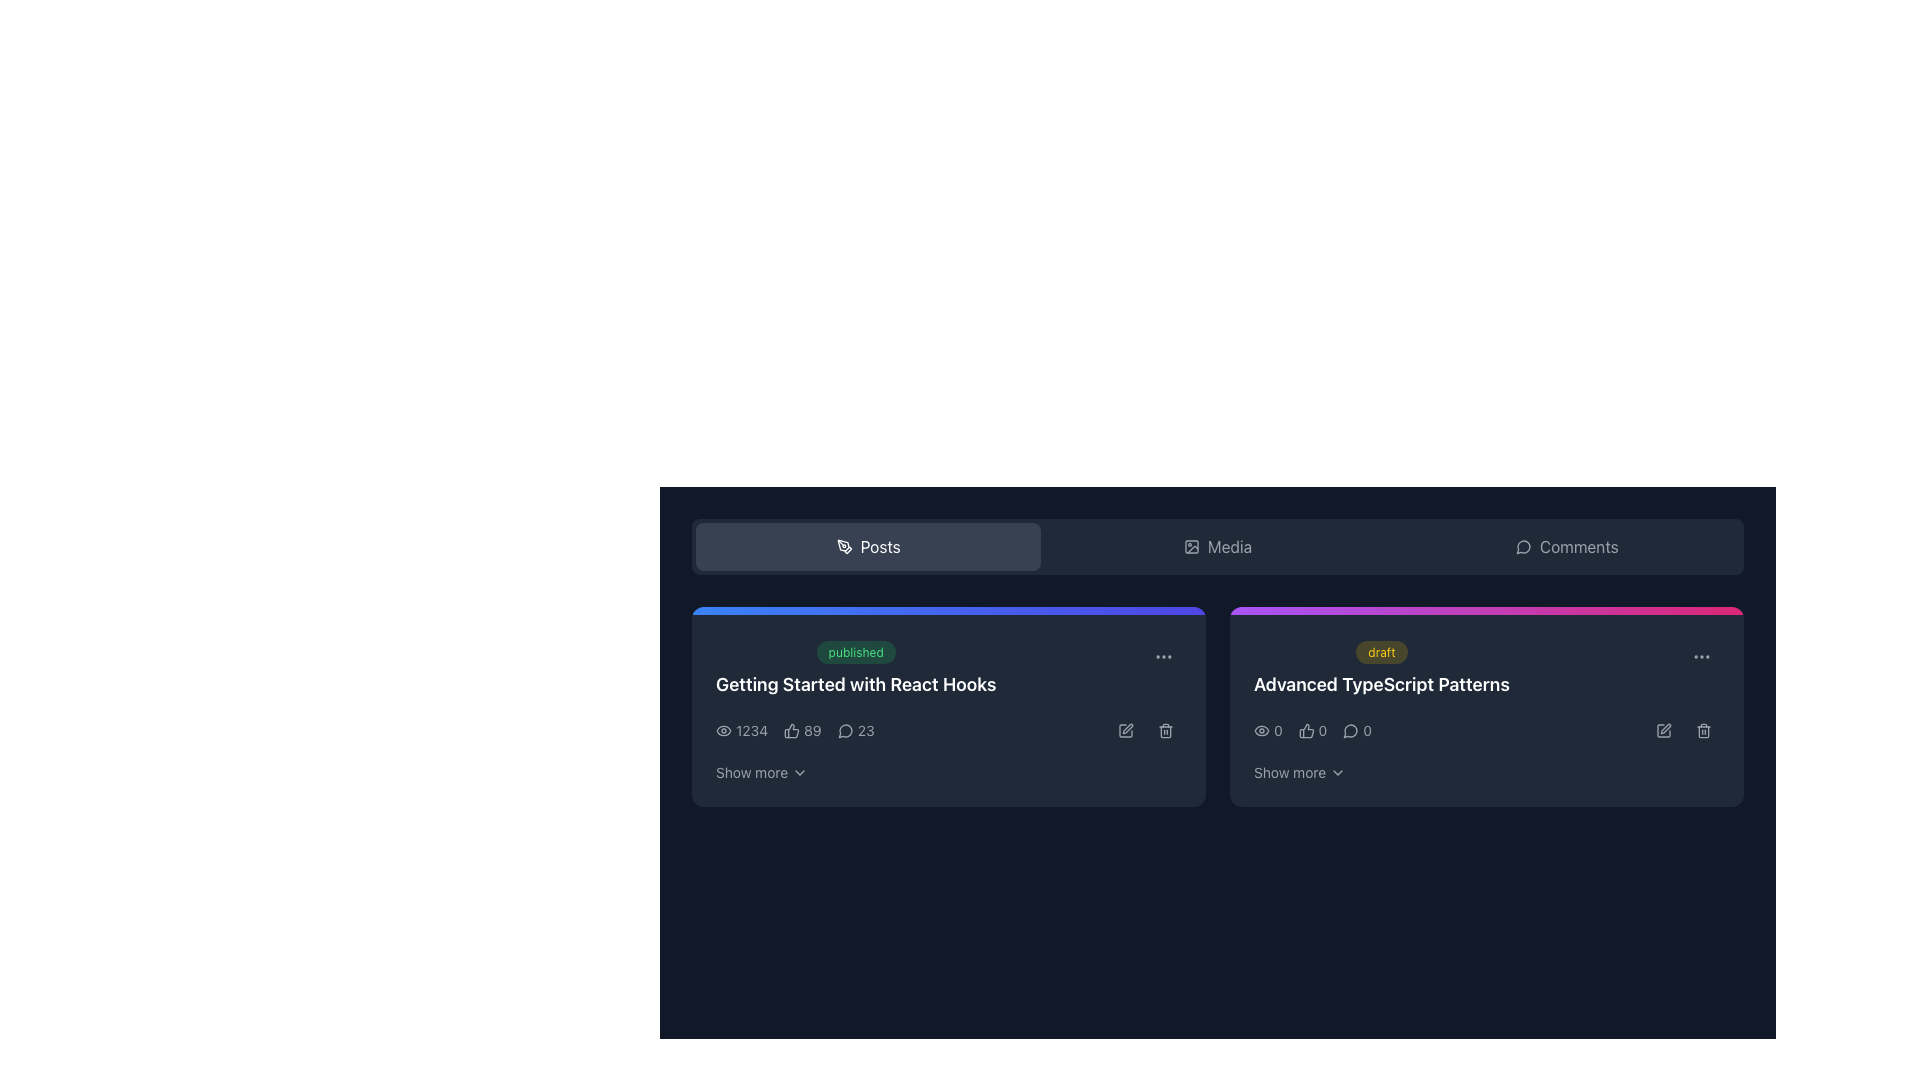 Image resolution: width=1920 pixels, height=1080 pixels. I want to click on the downward-pointing chevron icon located to the right of the 'Show more' text in the 'Getting Started with React Hooks' card, so click(800, 771).